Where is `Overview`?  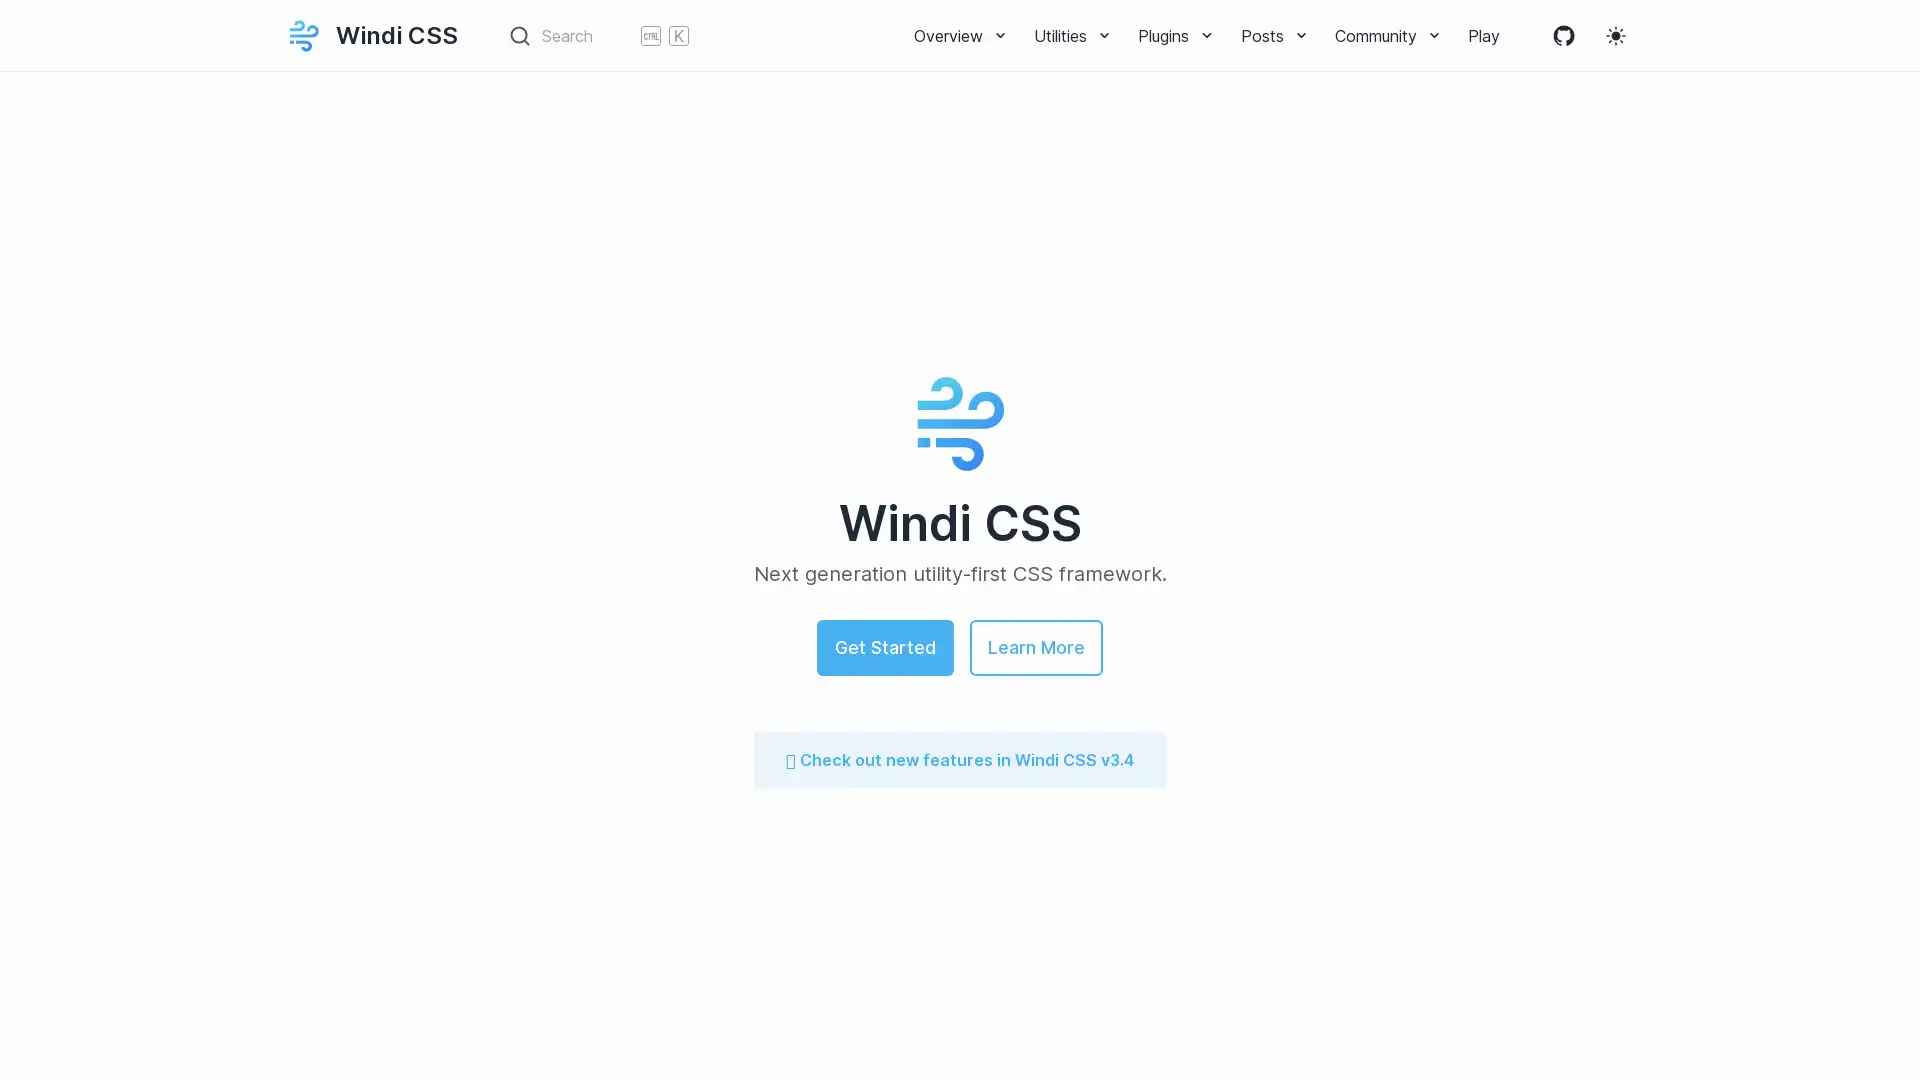
Overview is located at coordinates (961, 34).